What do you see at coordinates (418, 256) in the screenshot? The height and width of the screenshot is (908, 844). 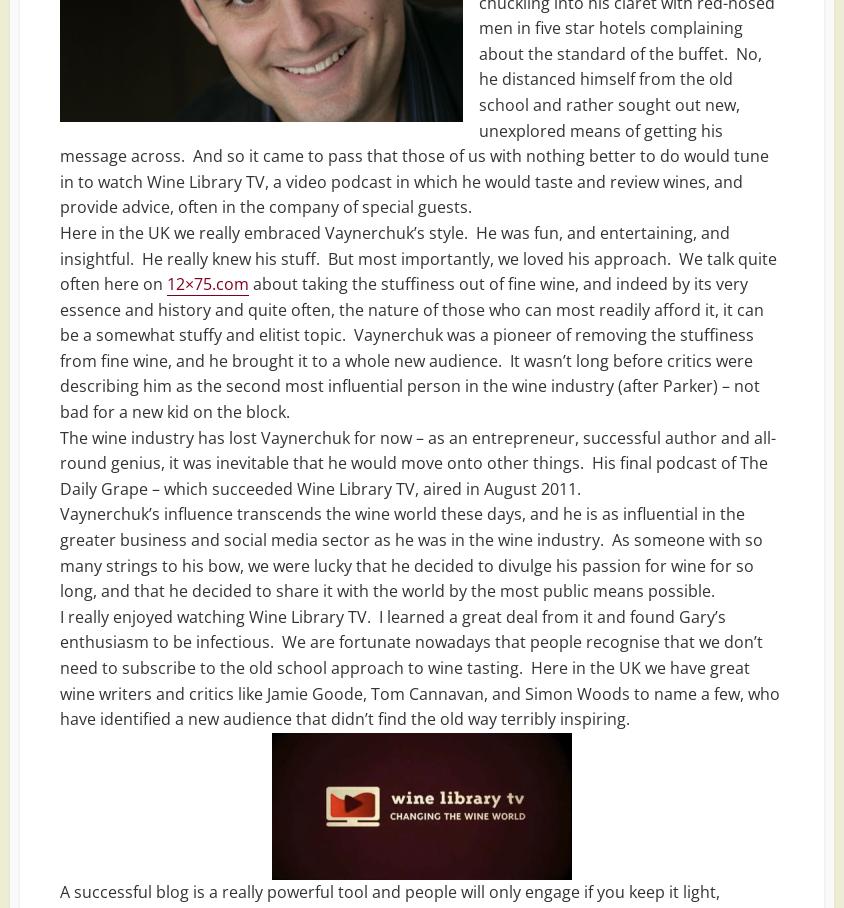 I see `'Here in the UK we really embraced Vaynerchuk’s style.  He was fun, and entertaining, and insightful.  He really knew his stuff.  But most importantly, we loved his approach.  We talk quite often here on'` at bounding box center [418, 256].